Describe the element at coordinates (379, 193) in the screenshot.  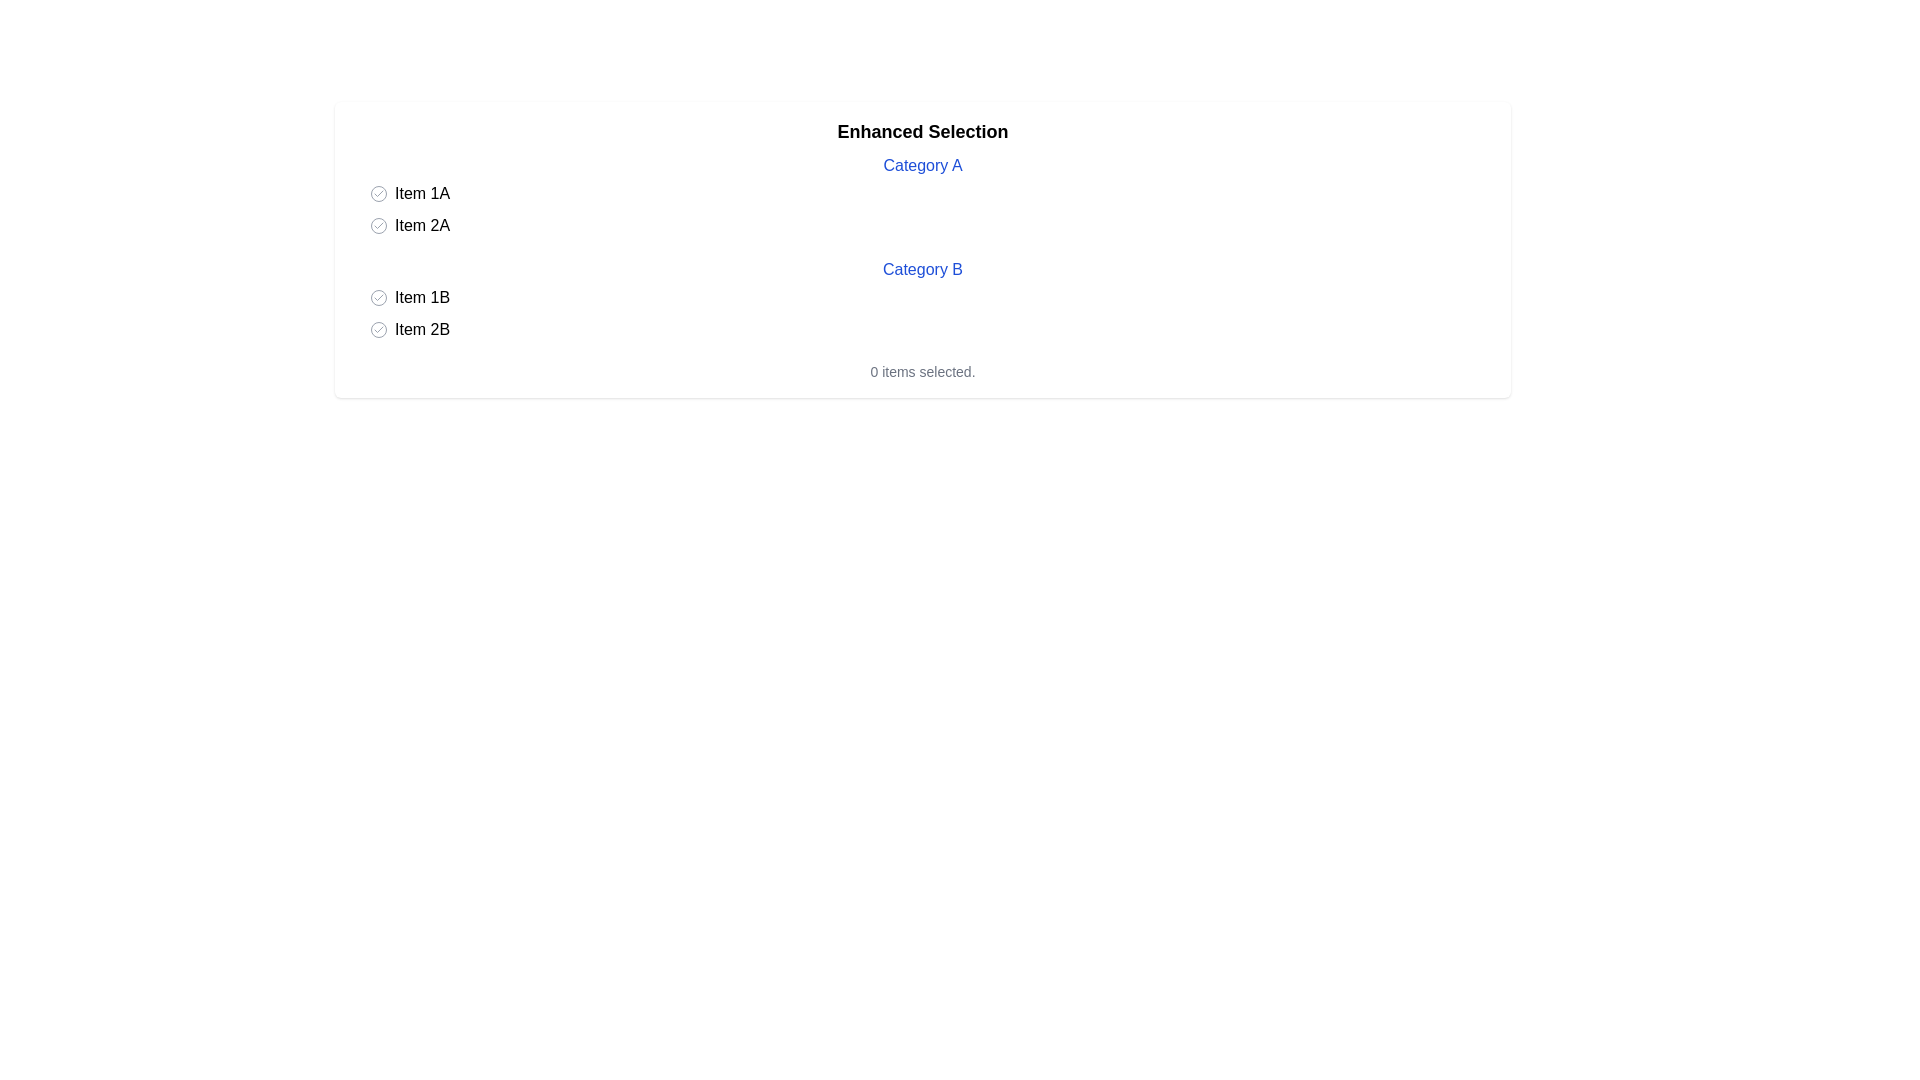
I see `the circular selection marker checkbox located to the left of 'Item 1A'` at that location.